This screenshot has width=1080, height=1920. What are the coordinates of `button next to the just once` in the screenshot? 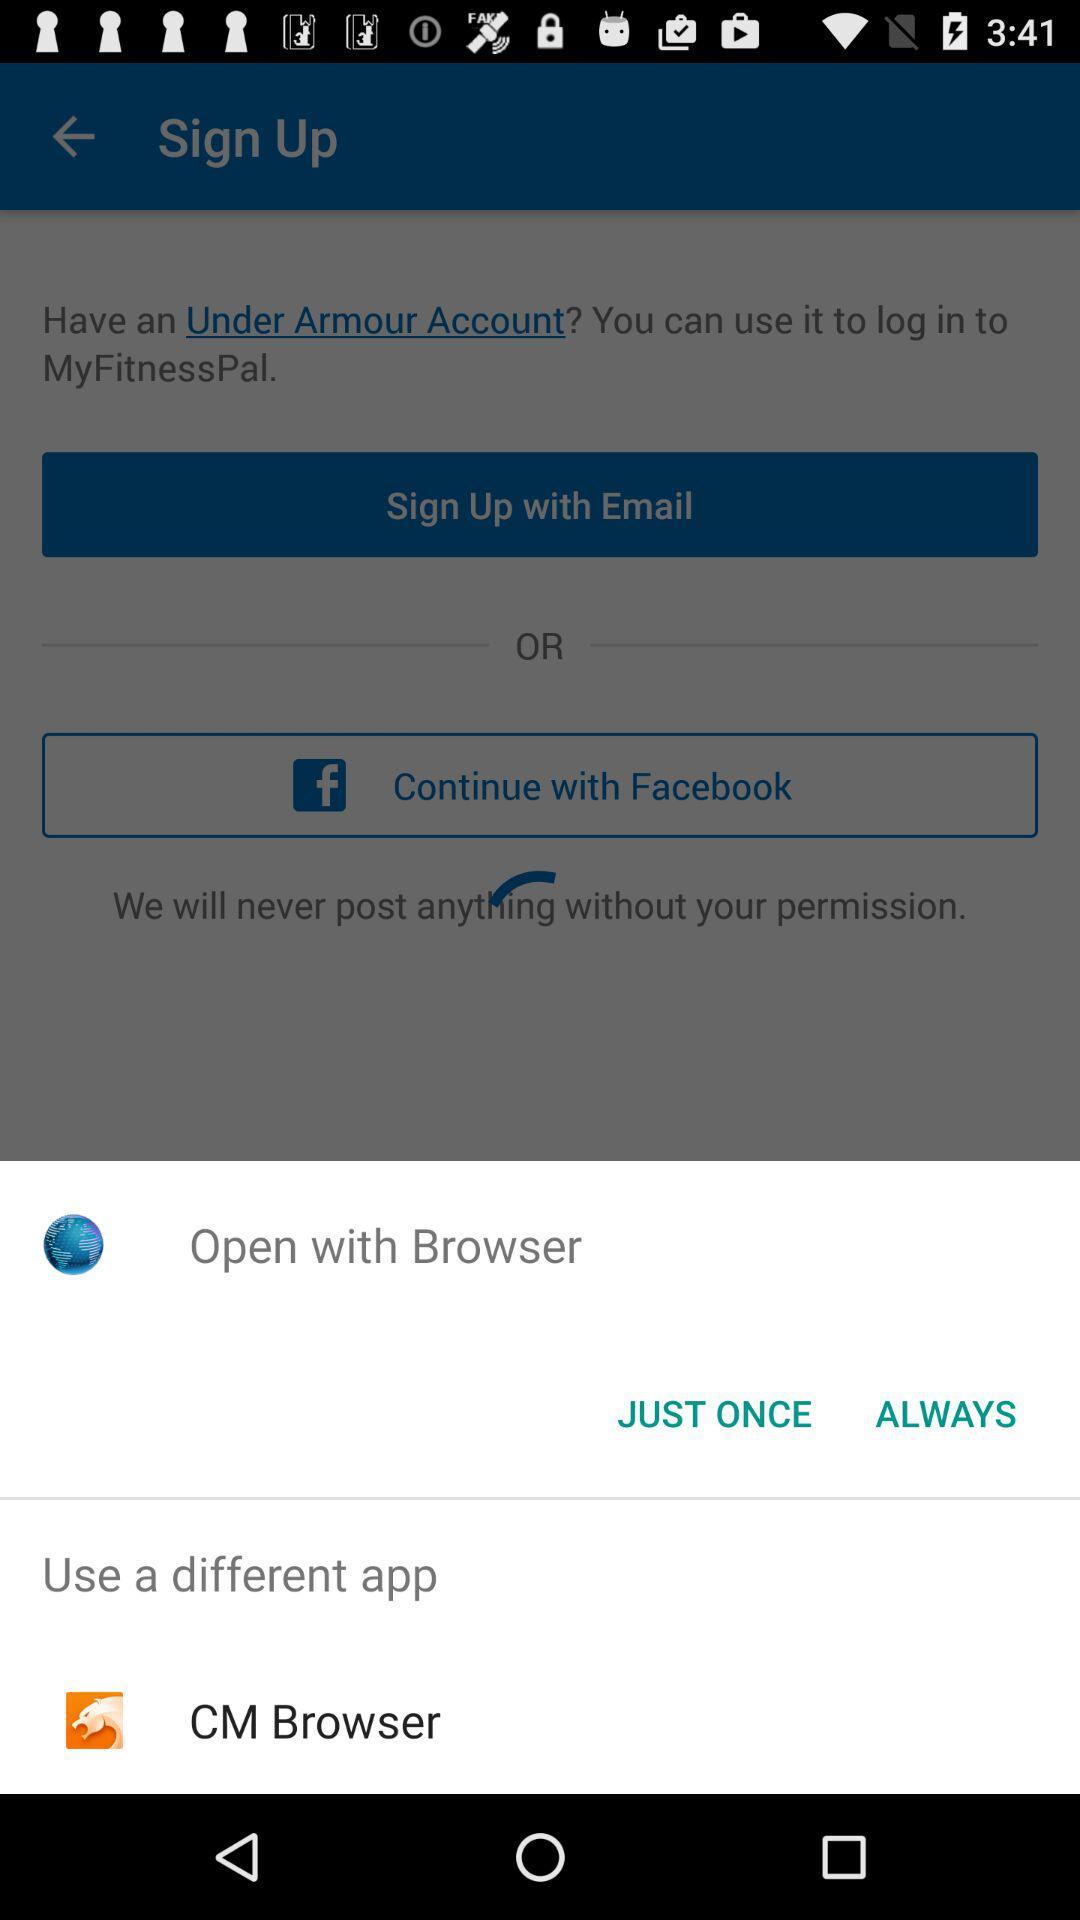 It's located at (945, 1411).